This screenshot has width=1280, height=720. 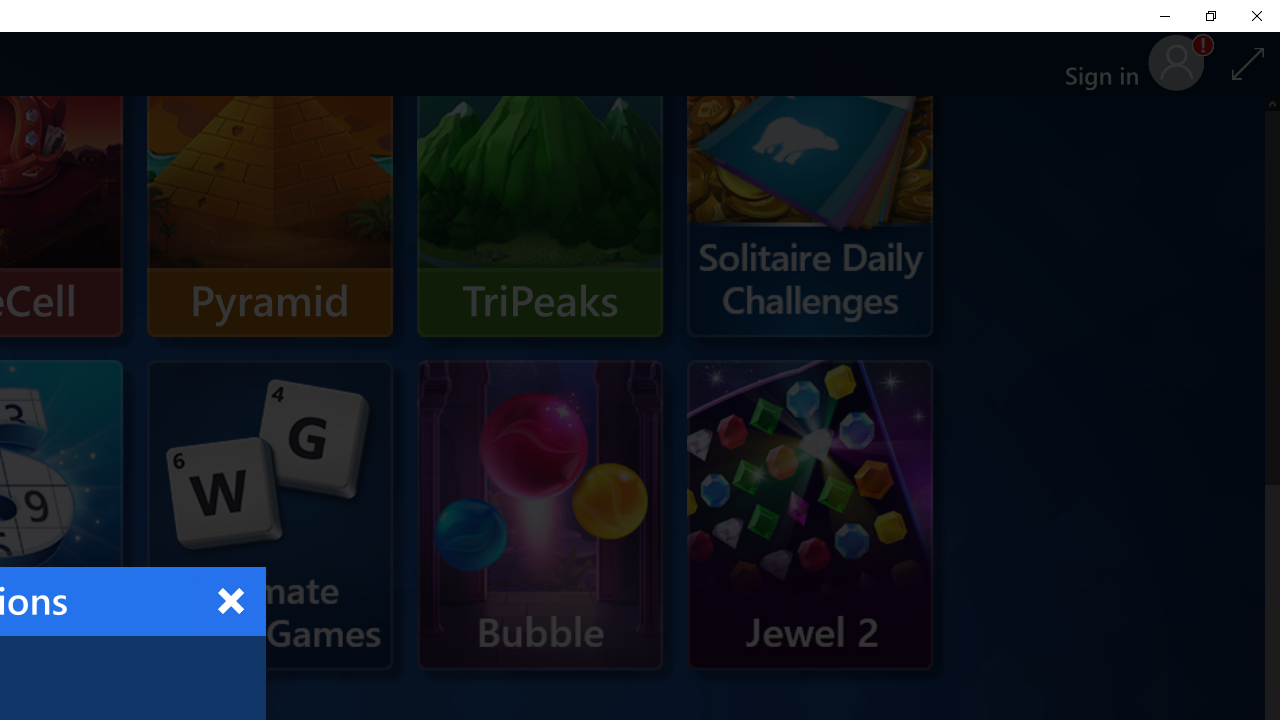 What do you see at coordinates (1164, 15) in the screenshot?
I see `'Minimize Solitaire & Casual Games'` at bounding box center [1164, 15].